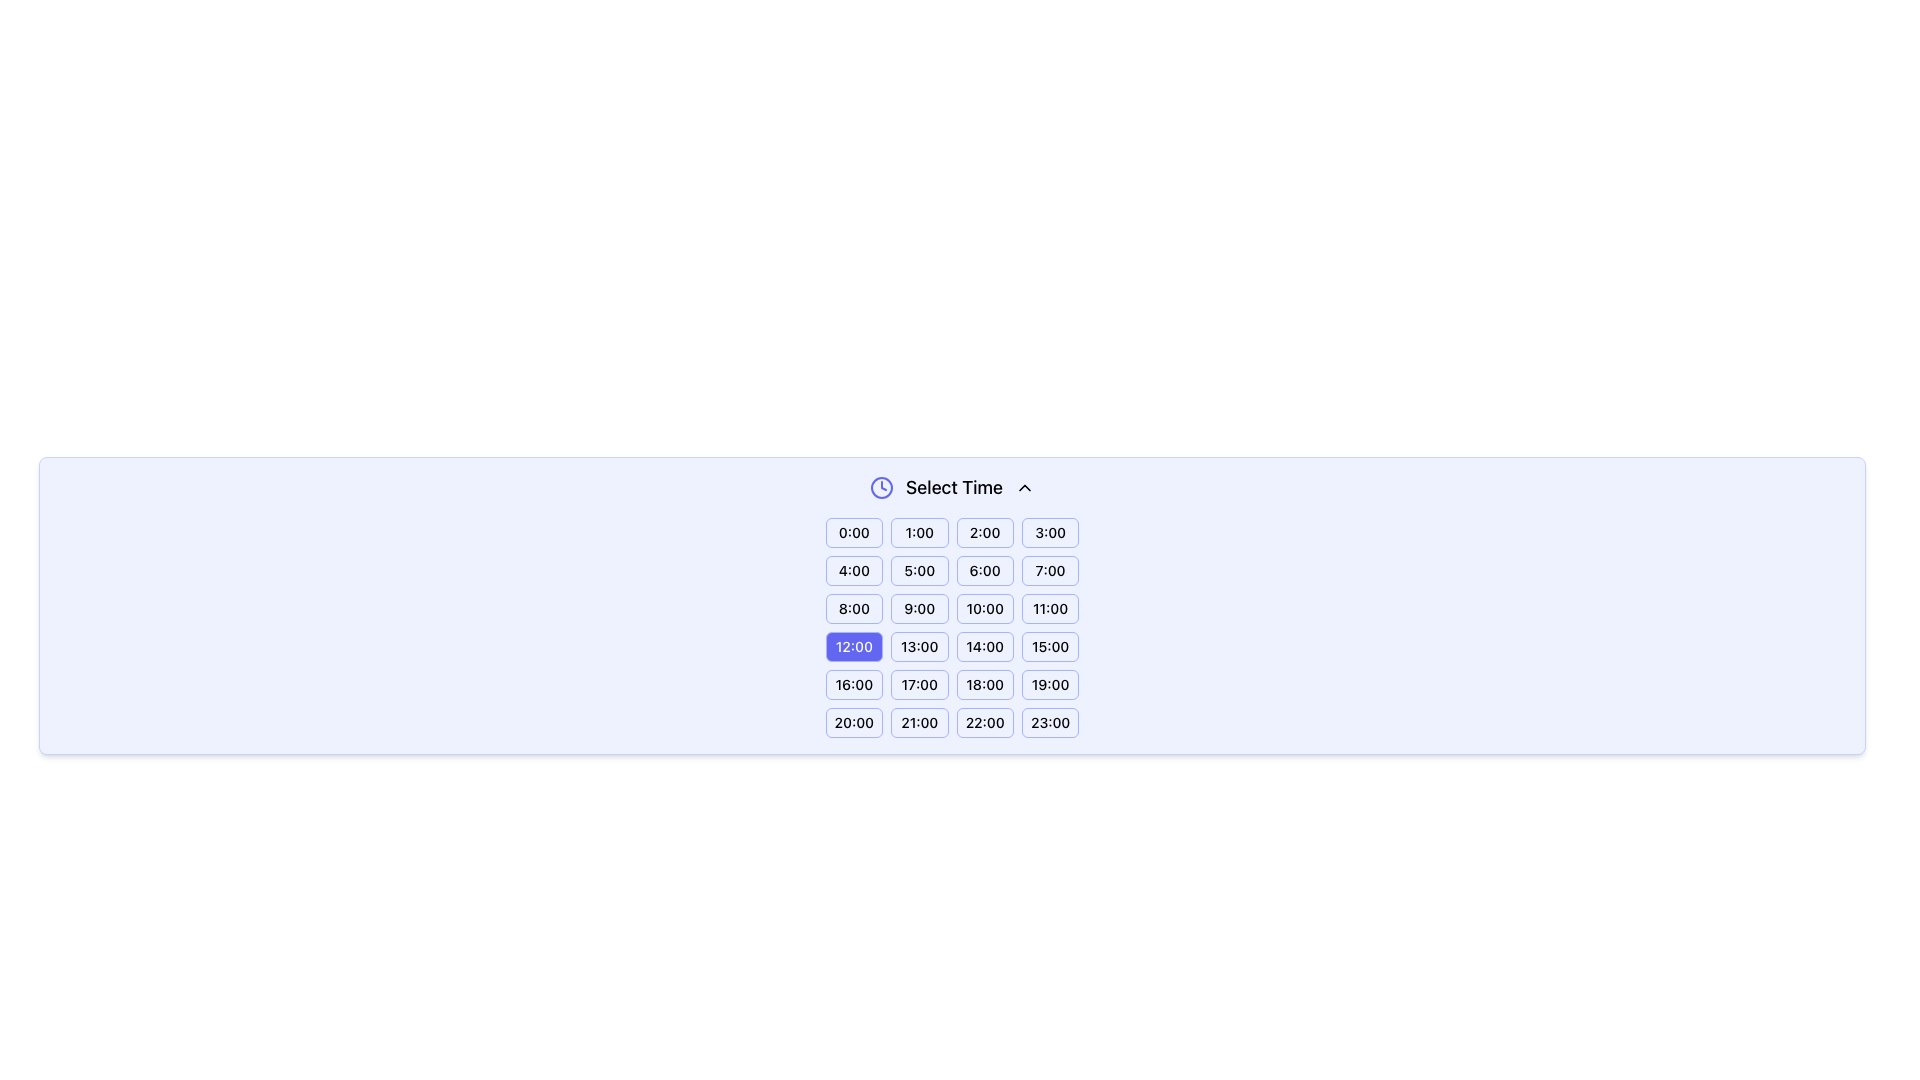  I want to click on the time selection button for '3:00' located in the first row and fourth column of the time picker grid, so click(1049, 531).